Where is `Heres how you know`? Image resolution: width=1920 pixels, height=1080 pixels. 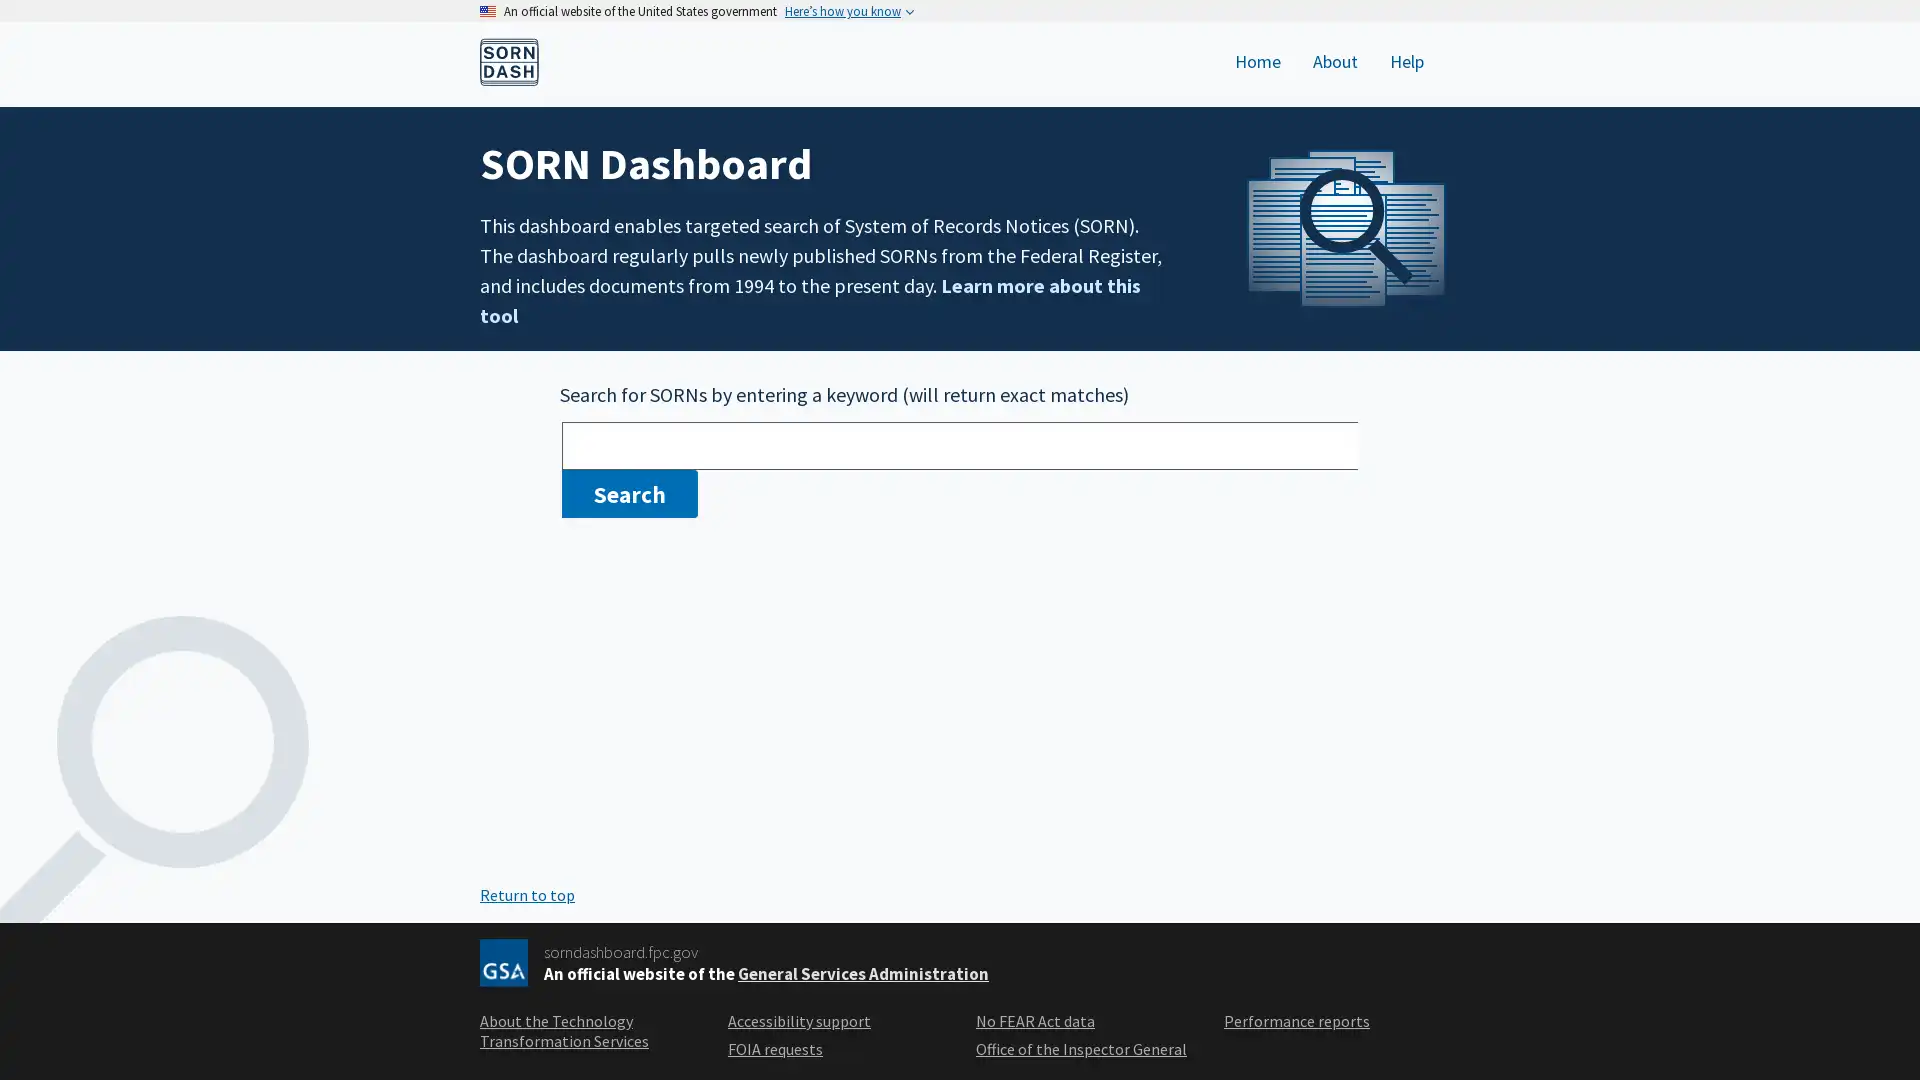 Heres how you know is located at coordinates (849, 11).